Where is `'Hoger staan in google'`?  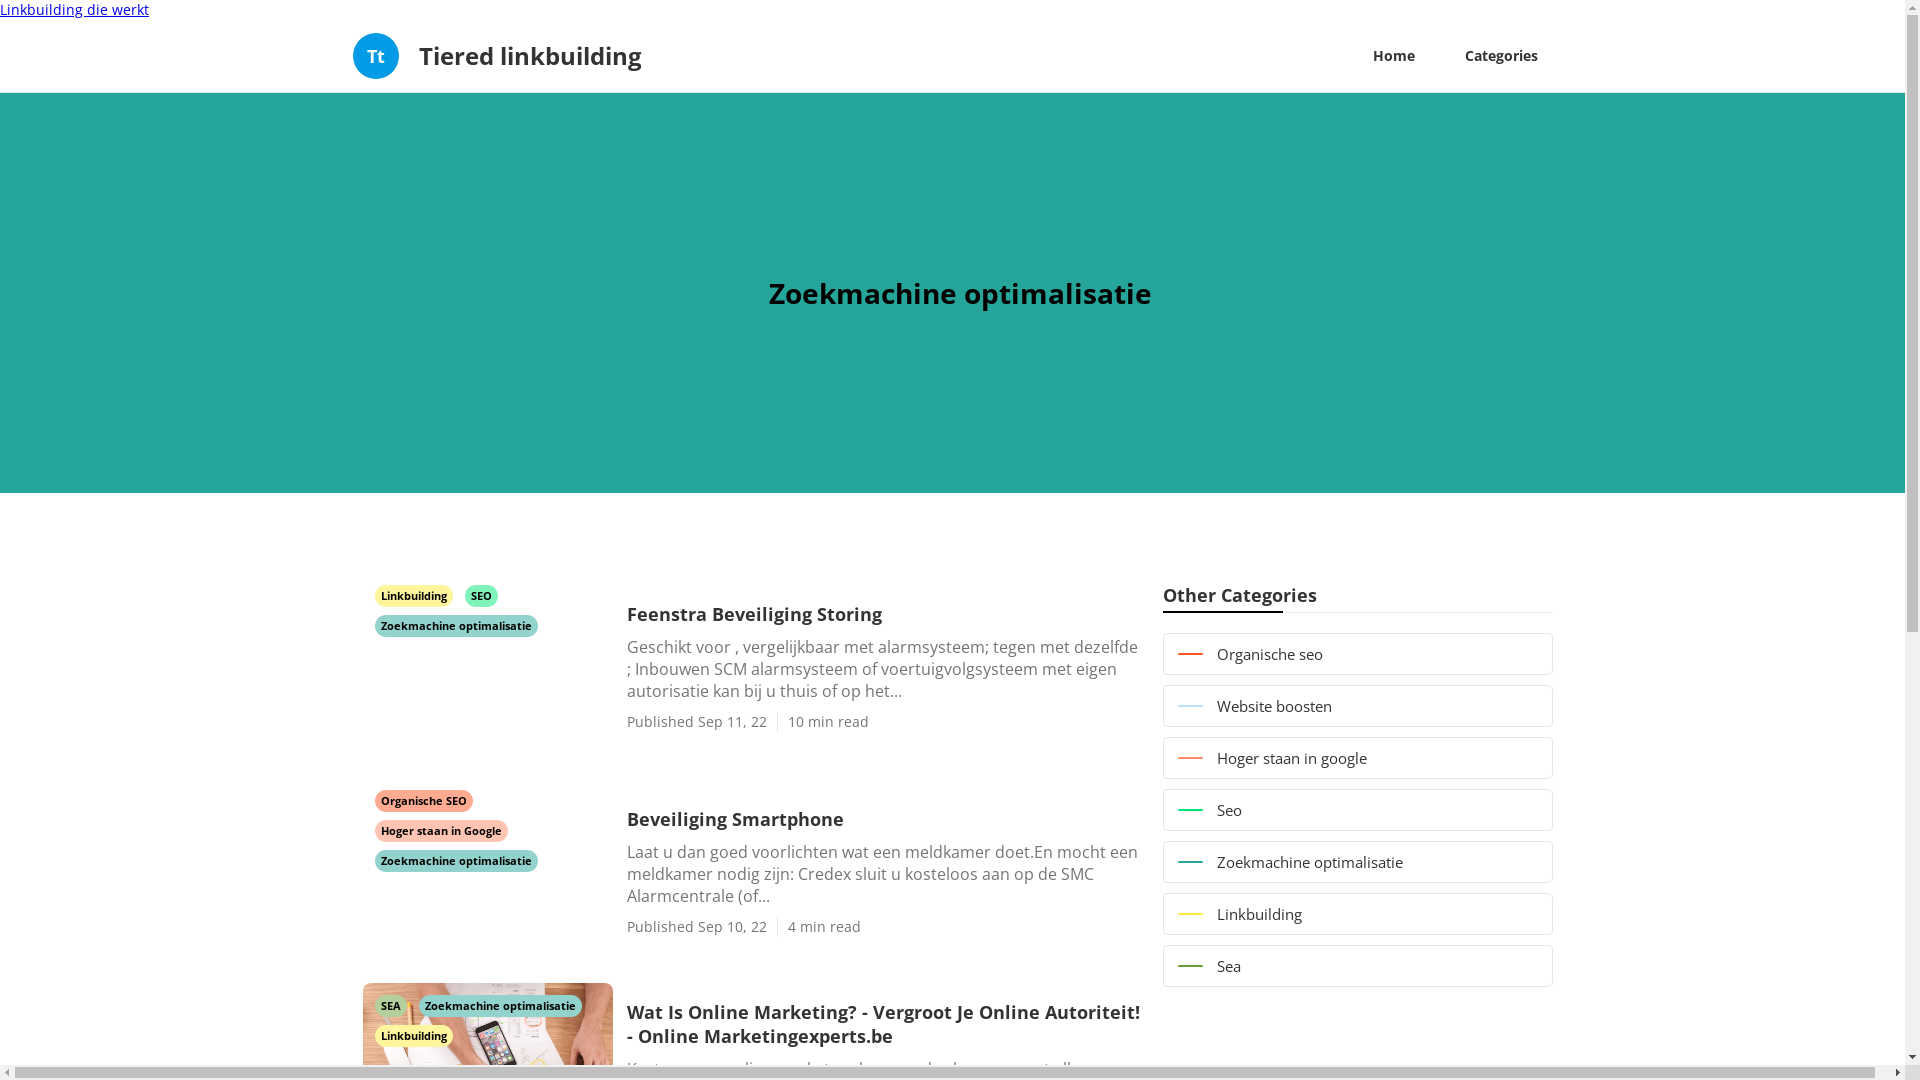 'Hoger staan in google' is located at coordinates (1357, 758).